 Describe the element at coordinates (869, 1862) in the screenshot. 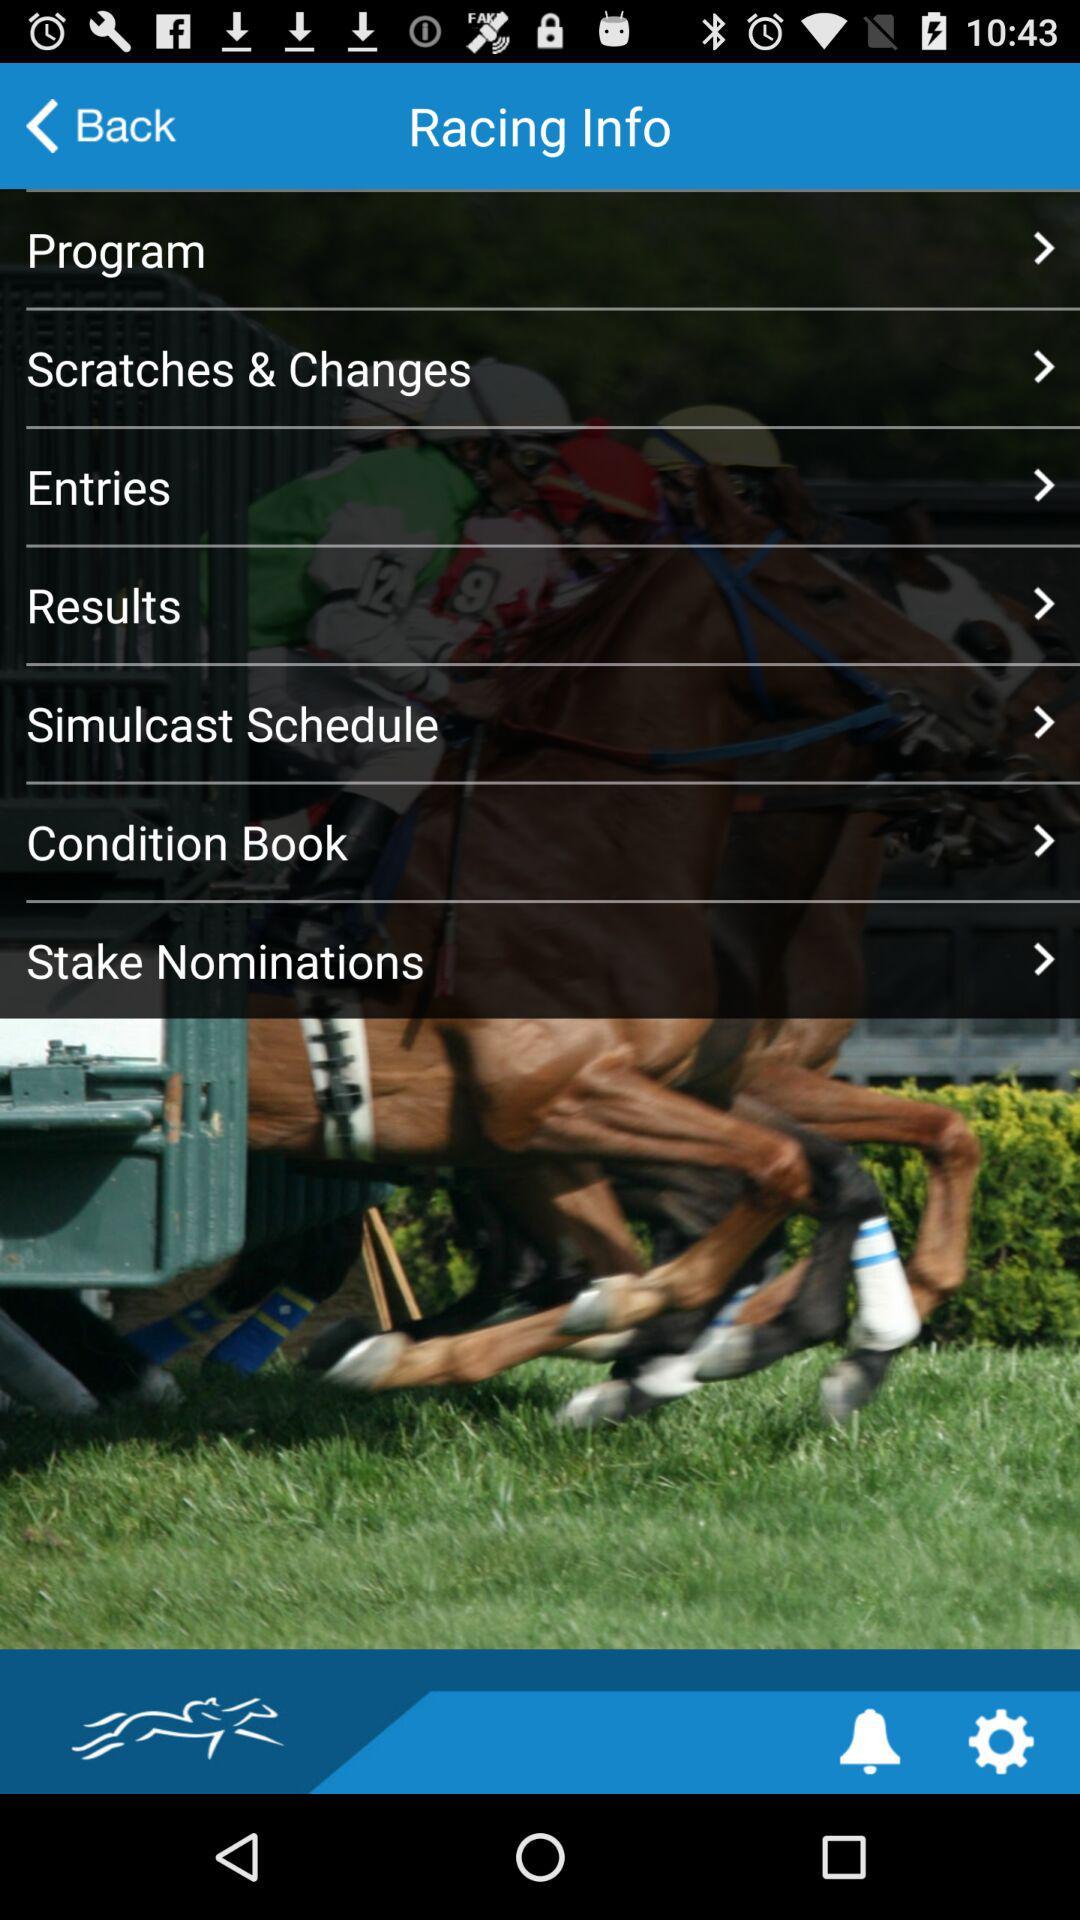

I see `the notifications icon` at that location.